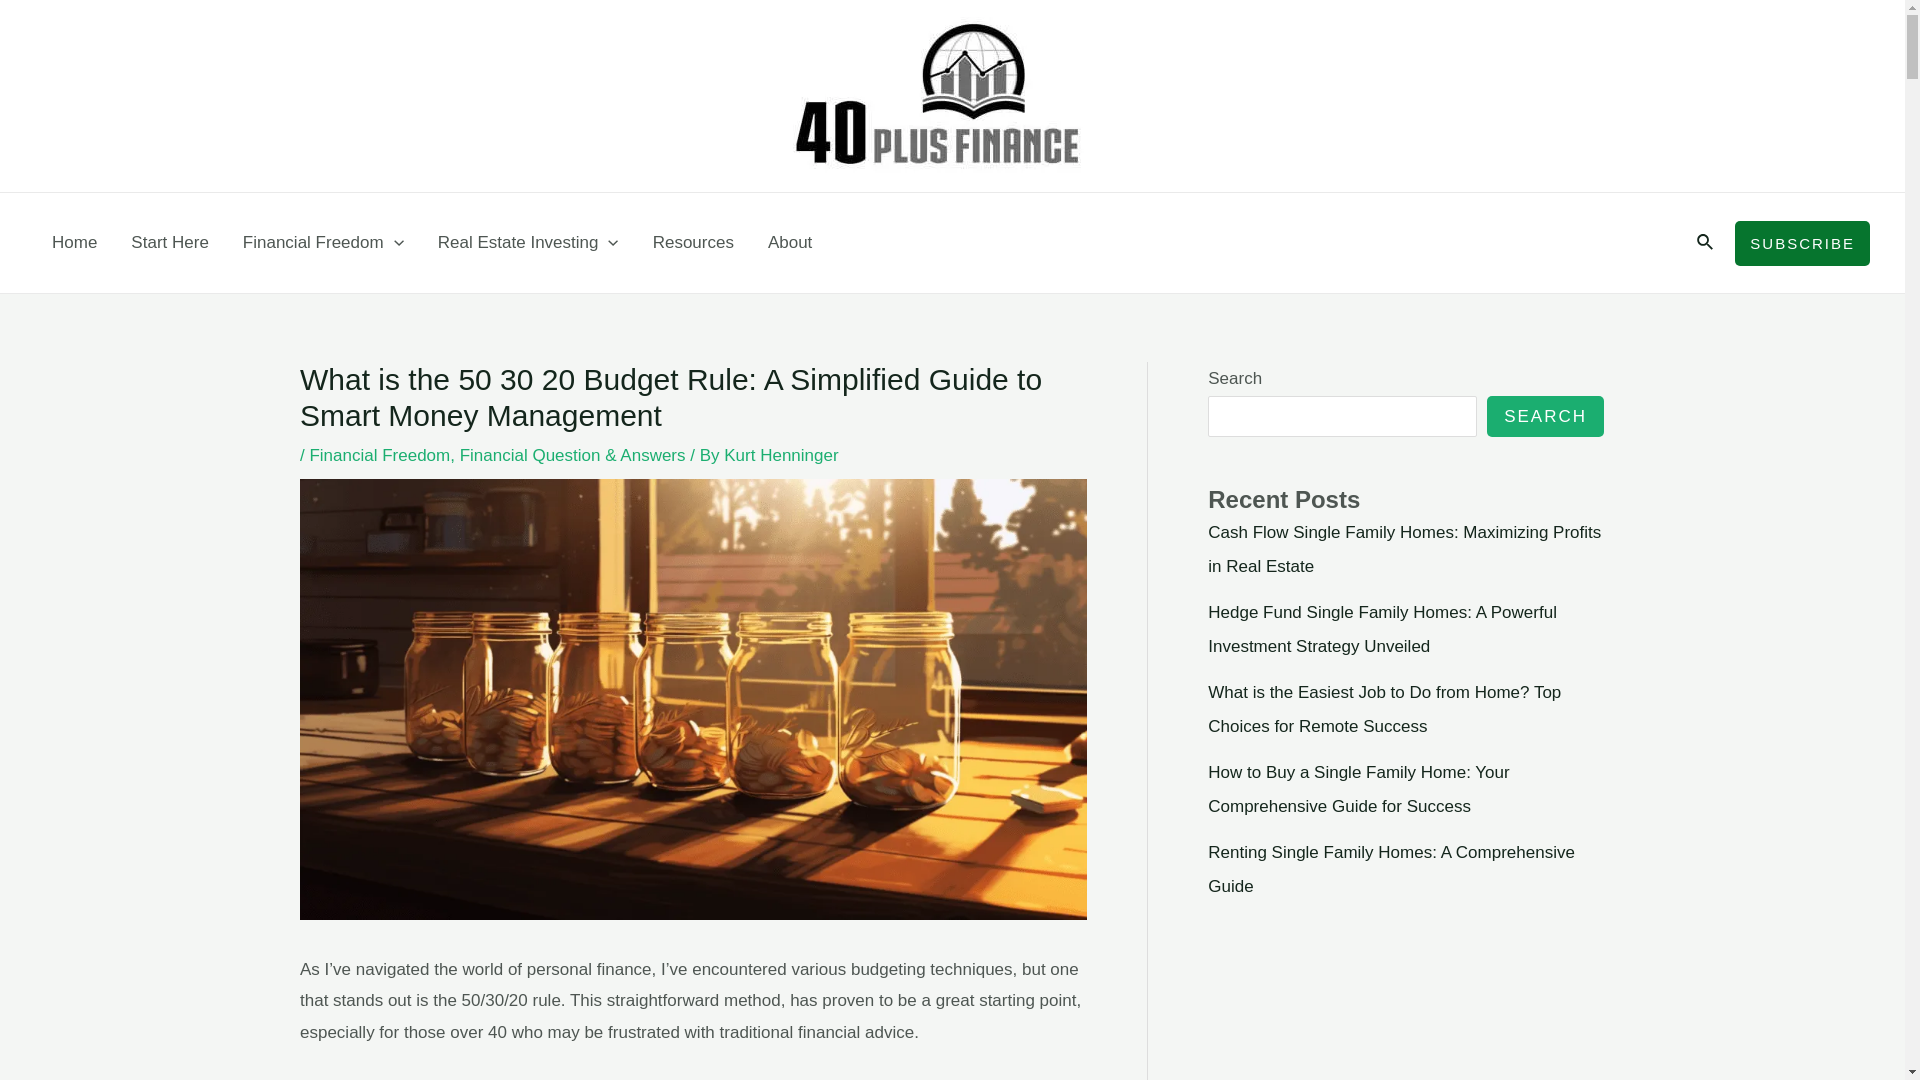 The image size is (1920, 1080). I want to click on 'Home', so click(74, 242).